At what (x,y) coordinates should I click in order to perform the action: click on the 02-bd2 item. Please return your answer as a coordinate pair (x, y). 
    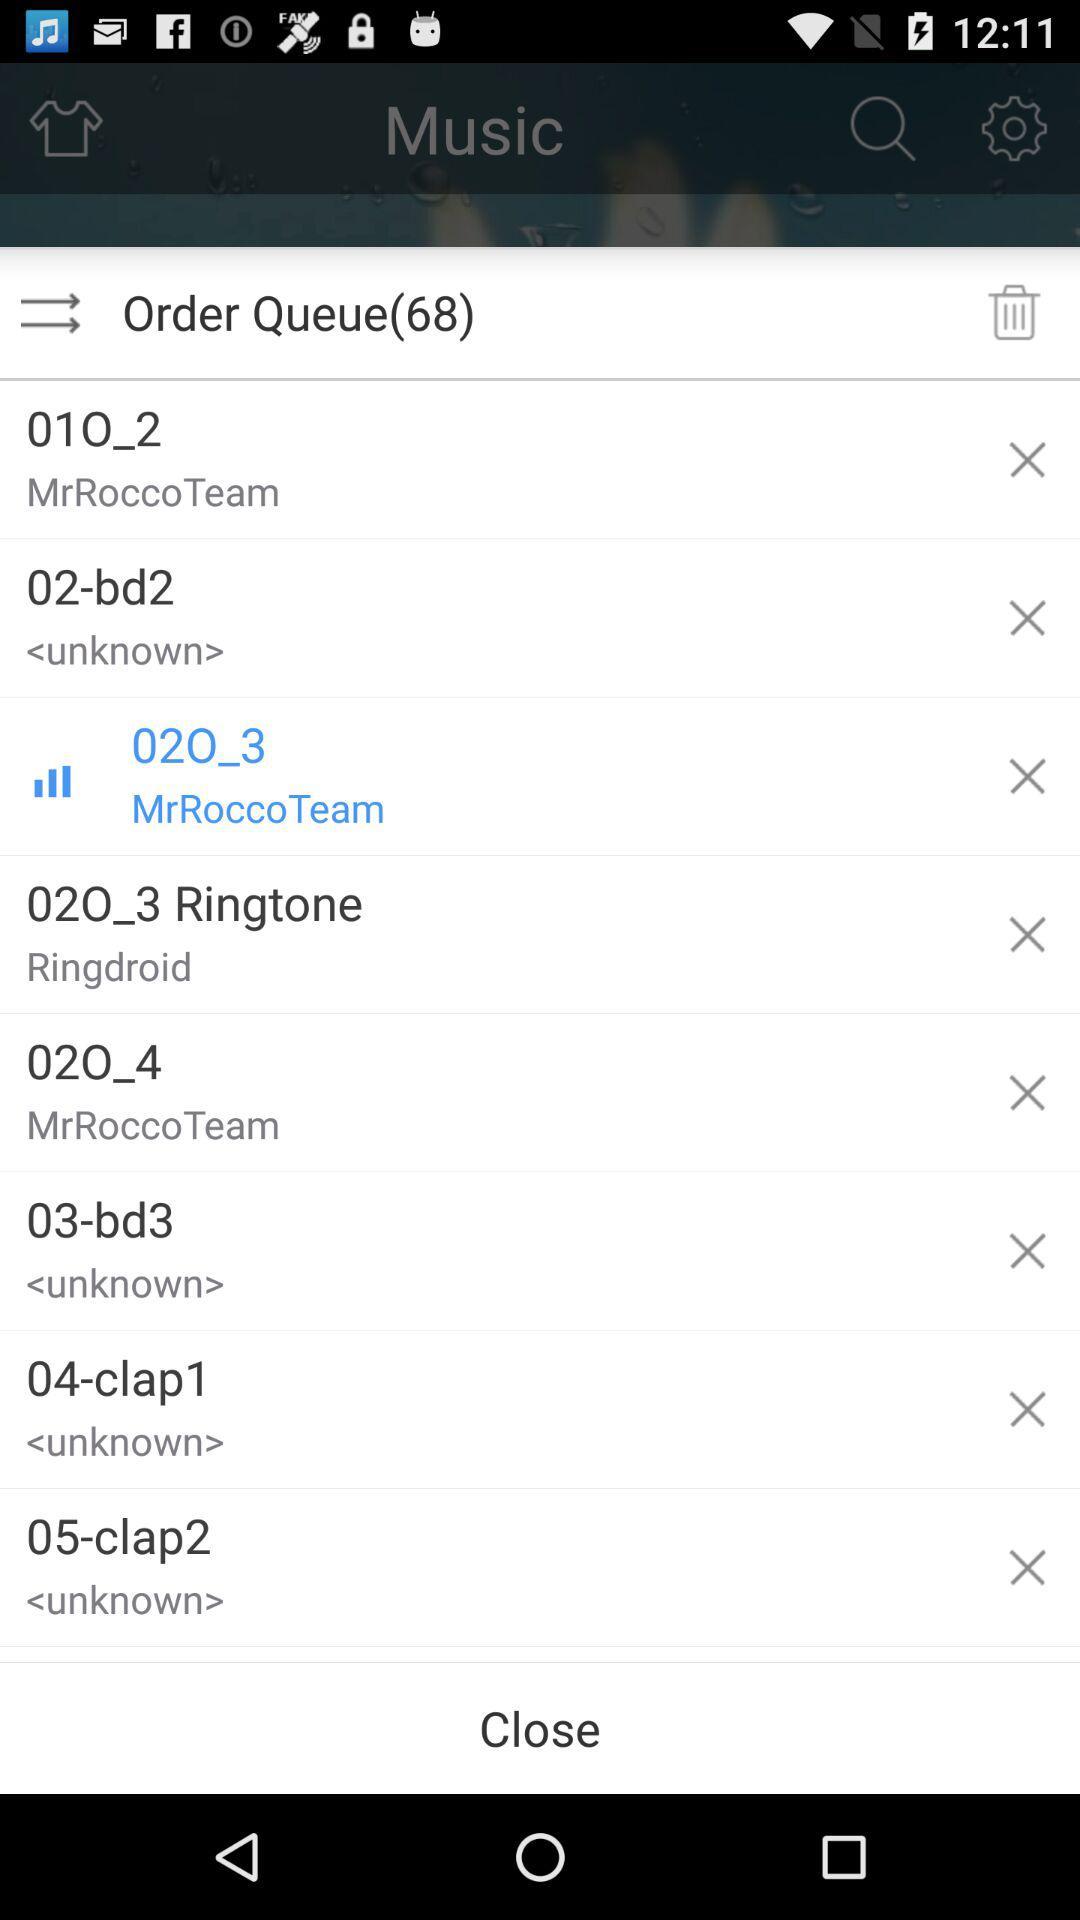
    Looking at the image, I should click on (487, 577).